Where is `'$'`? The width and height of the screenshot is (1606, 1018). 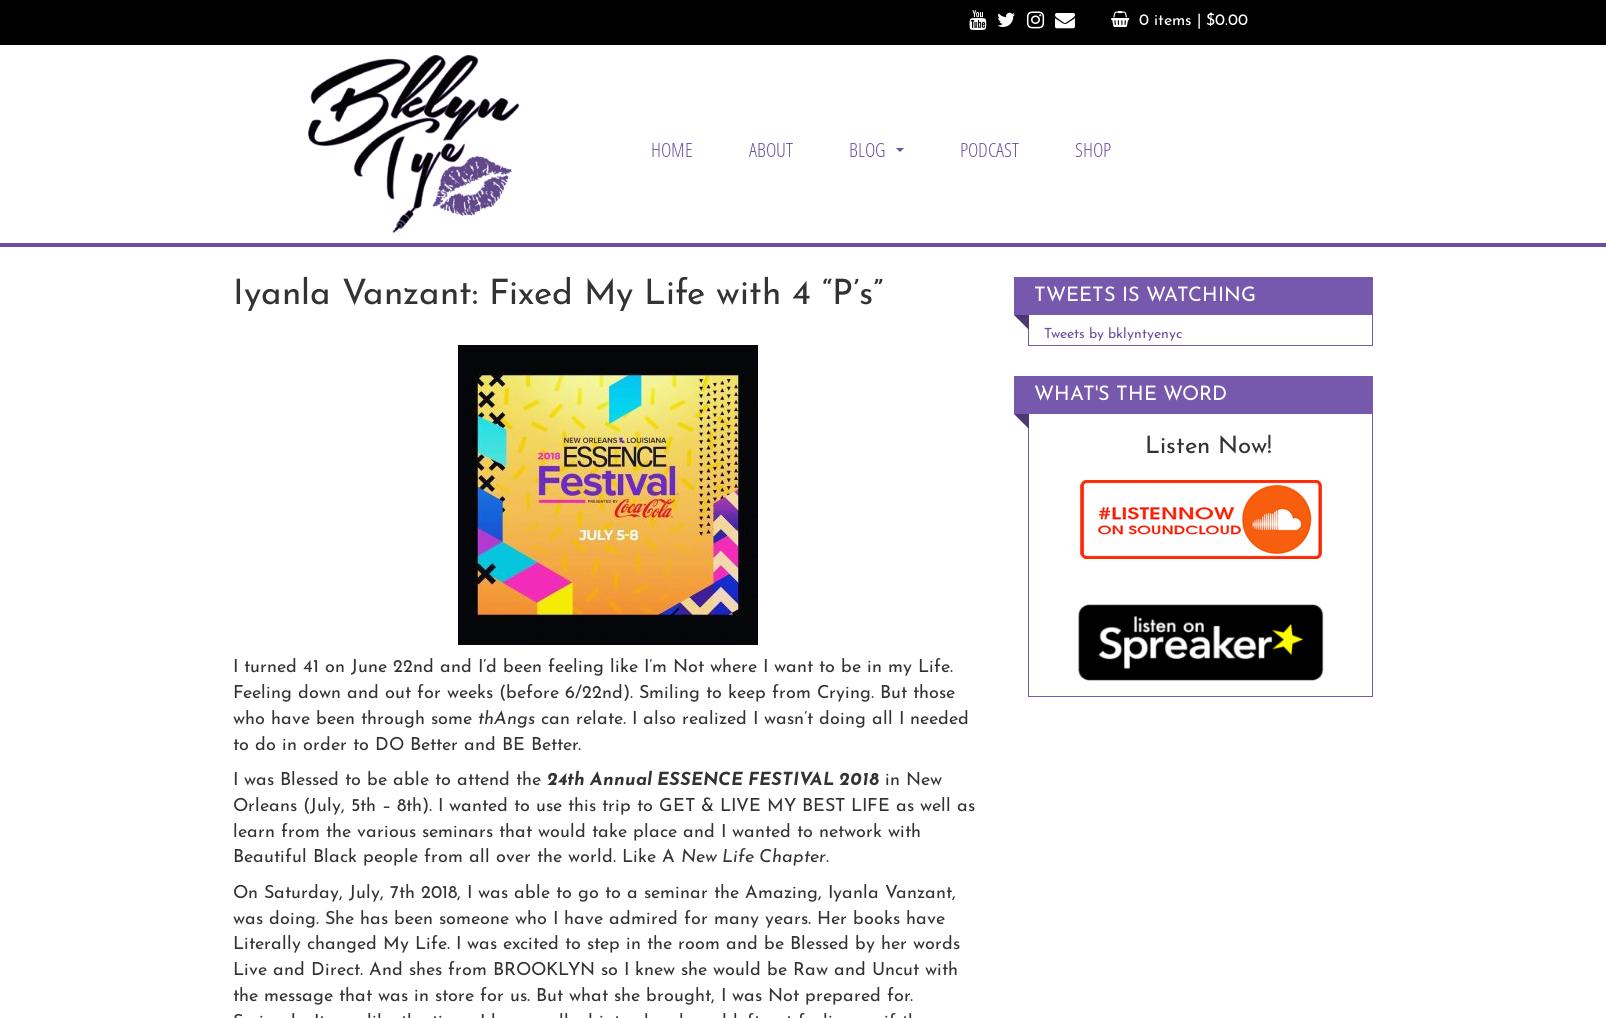
'$' is located at coordinates (1209, 19).